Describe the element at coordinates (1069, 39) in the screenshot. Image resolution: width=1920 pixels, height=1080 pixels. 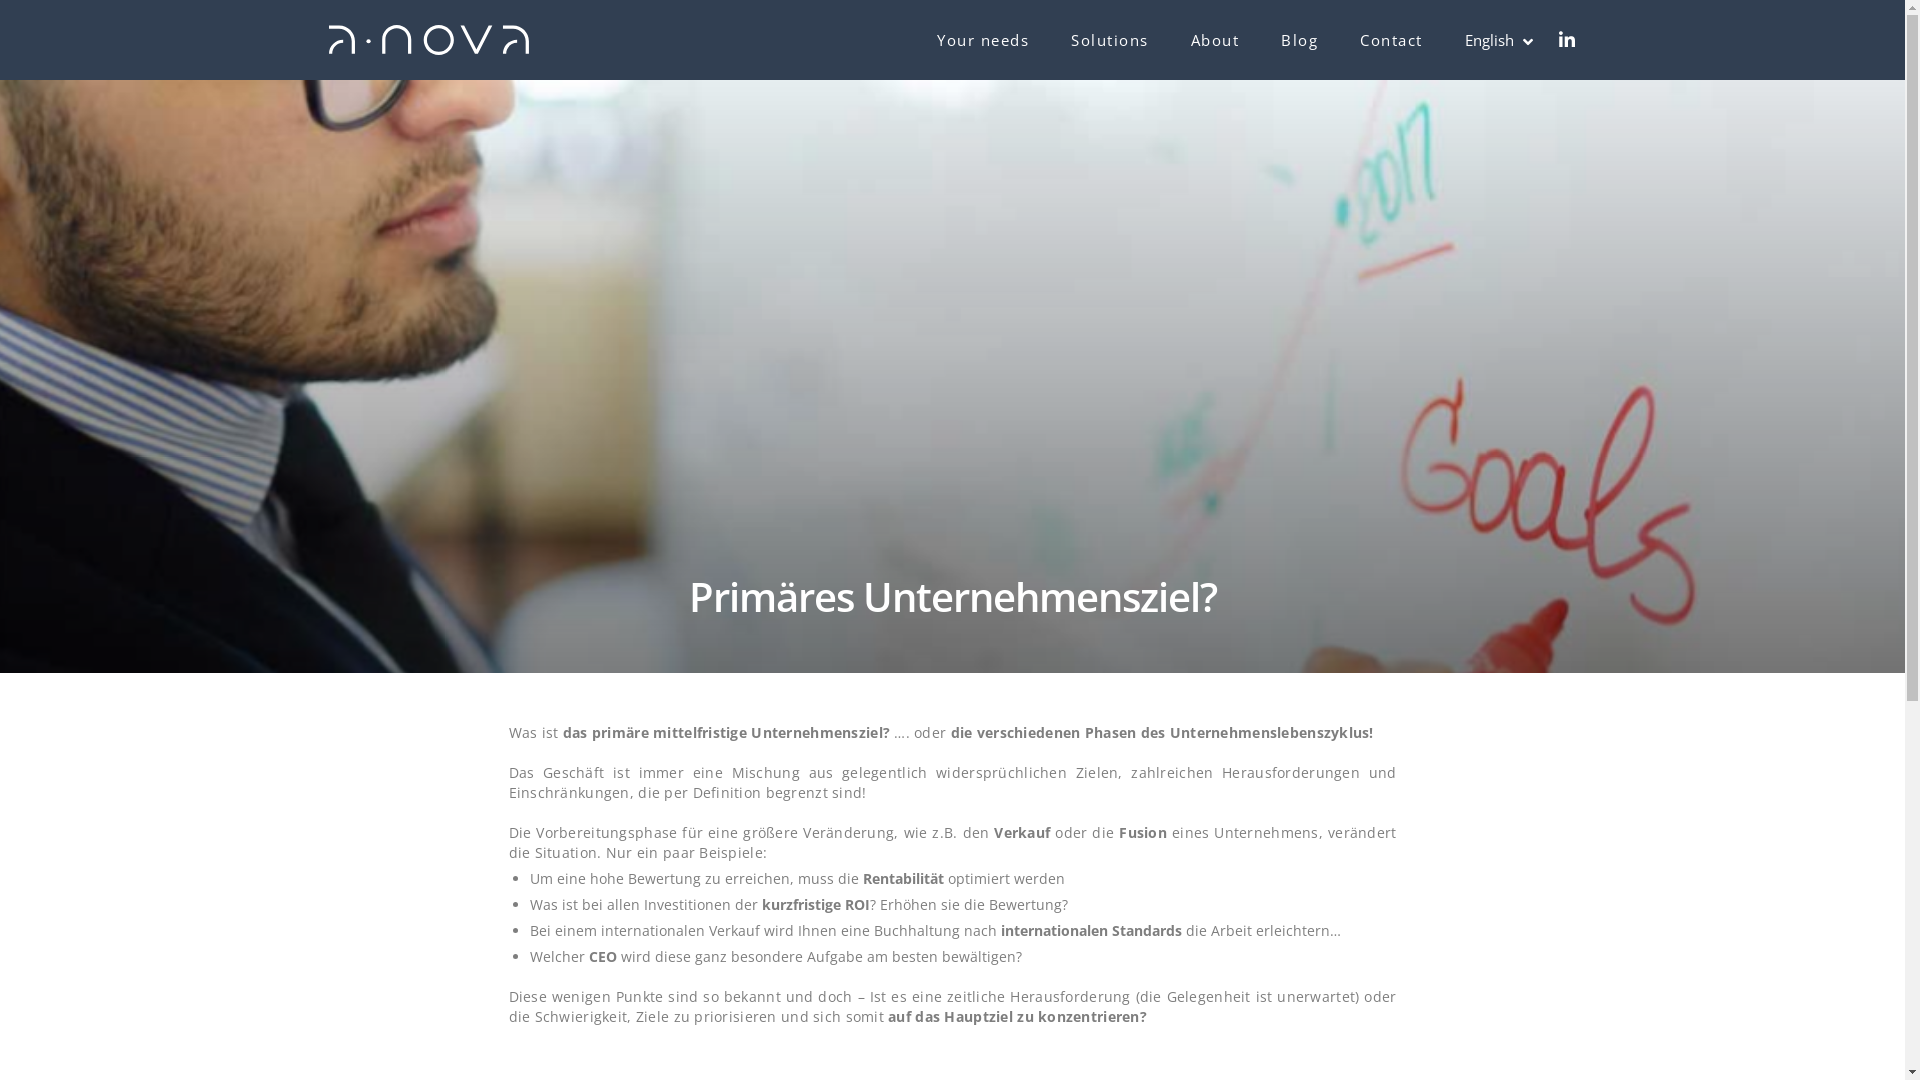
I see `'Solutions'` at that location.